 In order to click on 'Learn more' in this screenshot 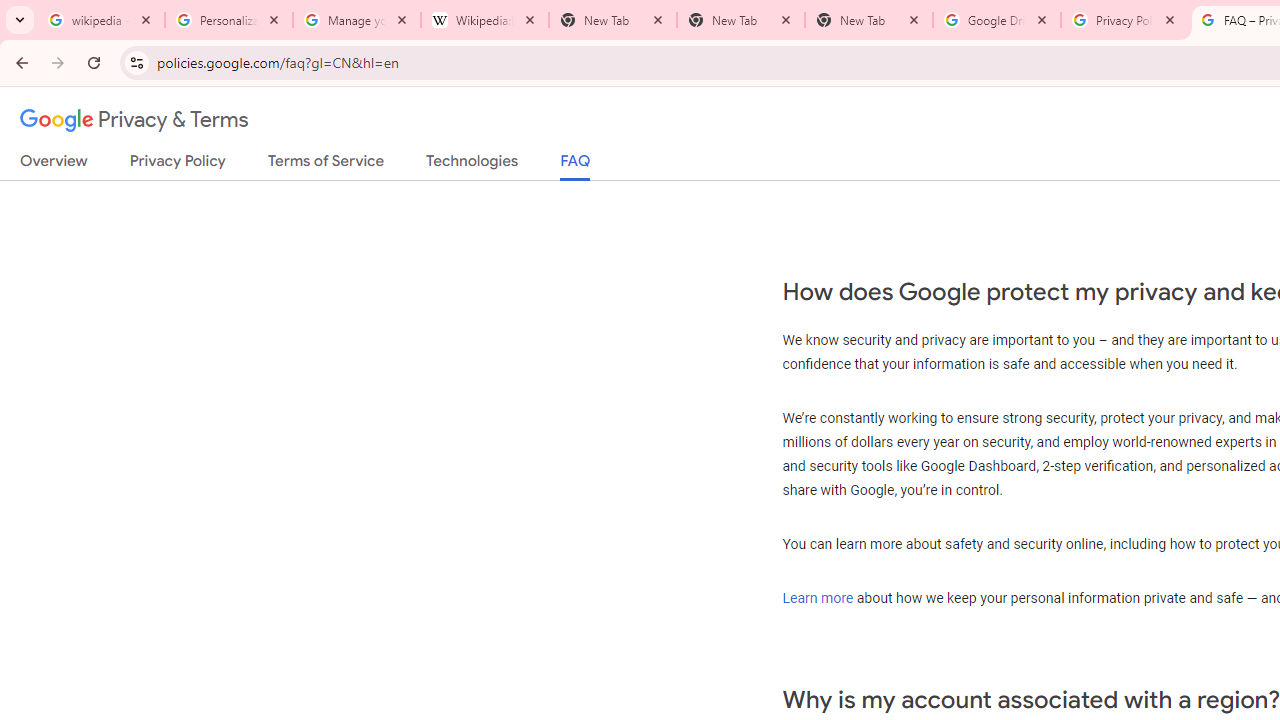, I will do `click(817, 596)`.